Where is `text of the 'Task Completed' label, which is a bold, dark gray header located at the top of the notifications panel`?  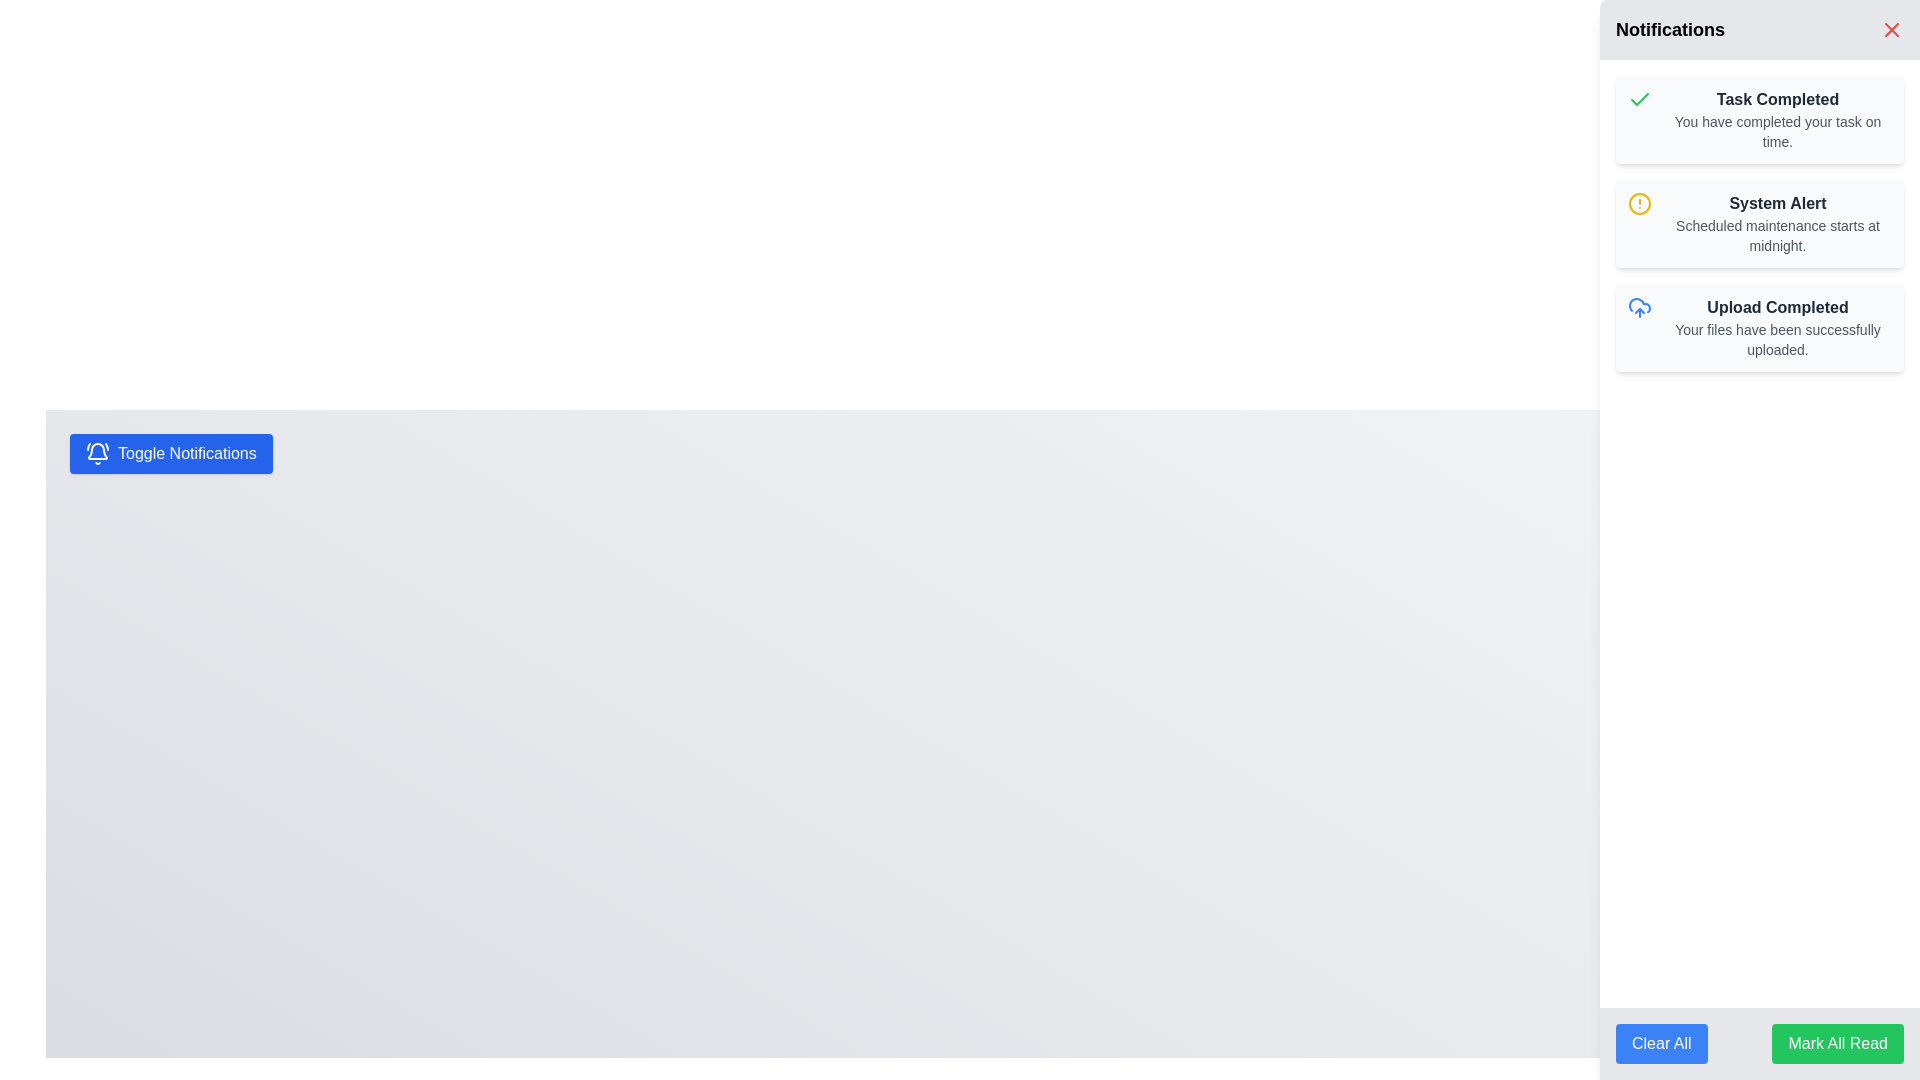
text of the 'Task Completed' label, which is a bold, dark gray header located at the top of the notifications panel is located at coordinates (1777, 100).